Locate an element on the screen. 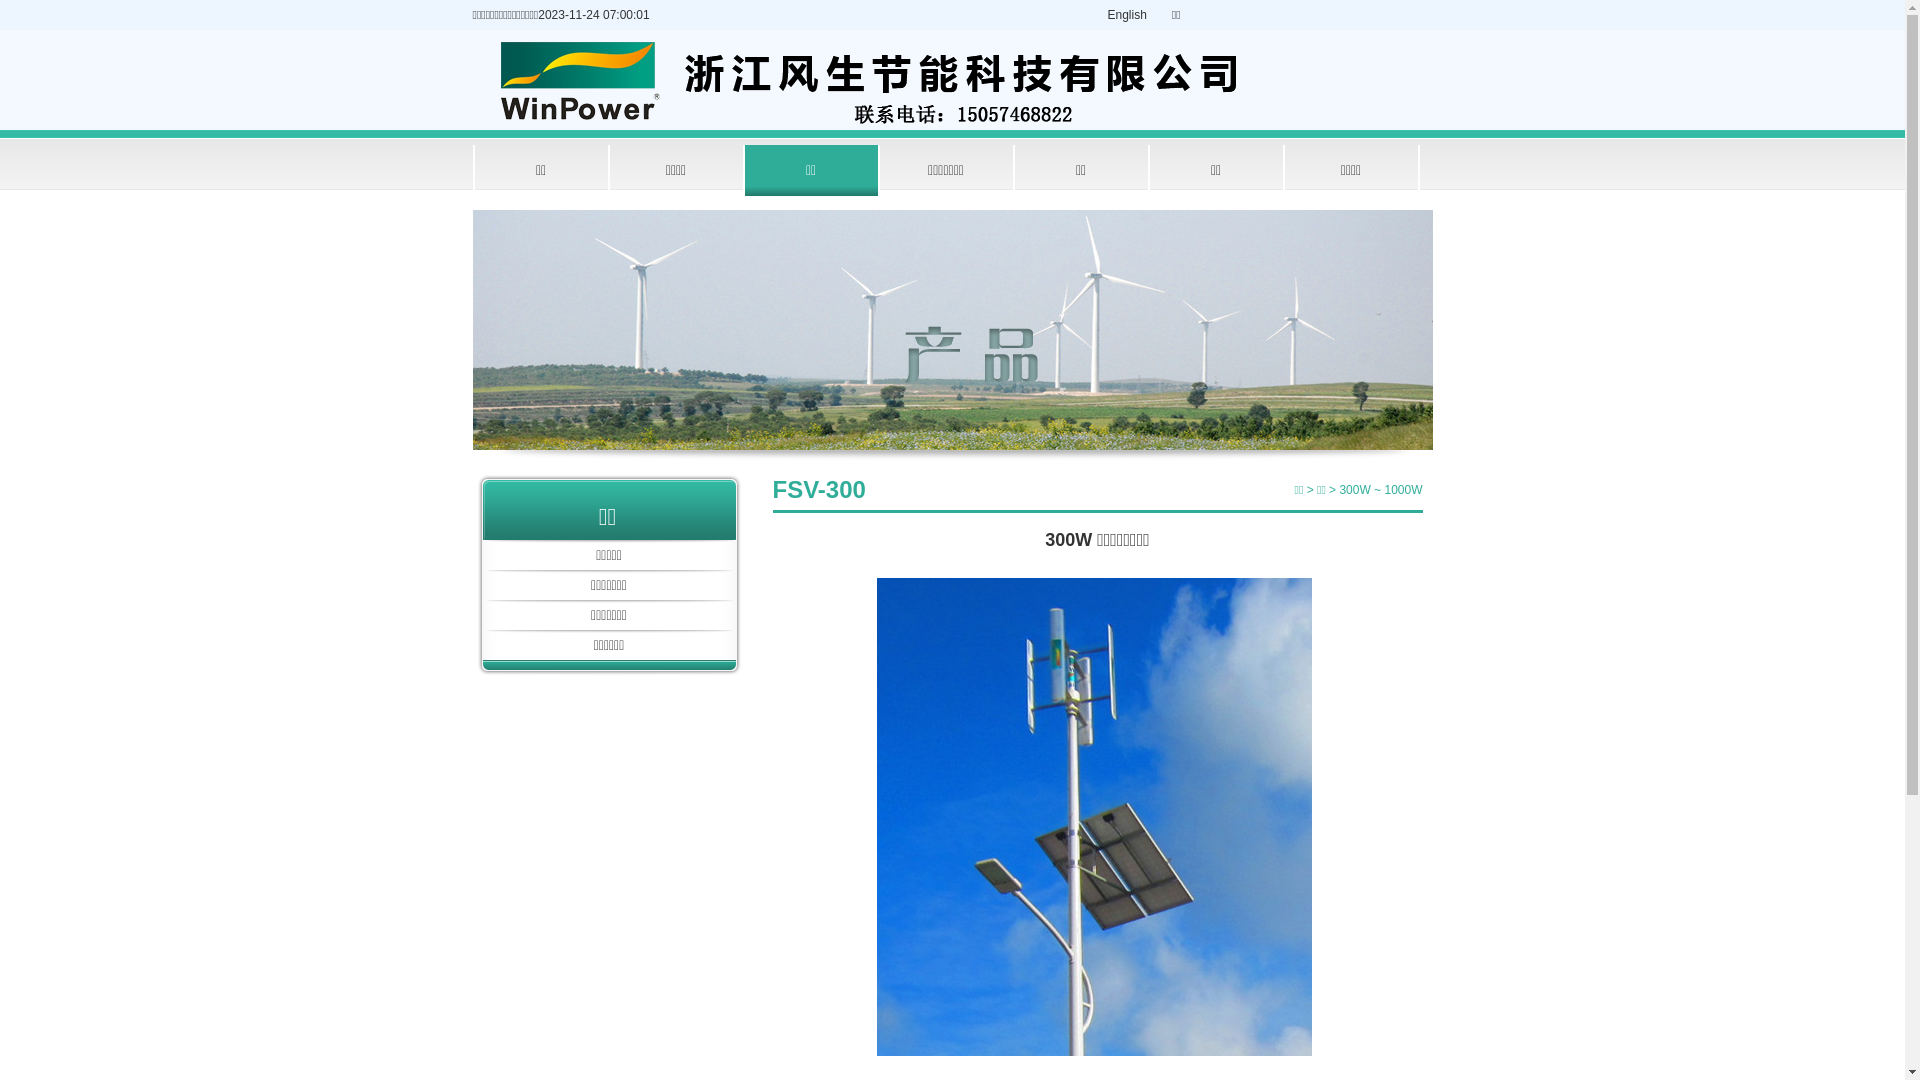 Image resolution: width=1920 pixels, height=1080 pixels. 'English' is located at coordinates (1127, 15).